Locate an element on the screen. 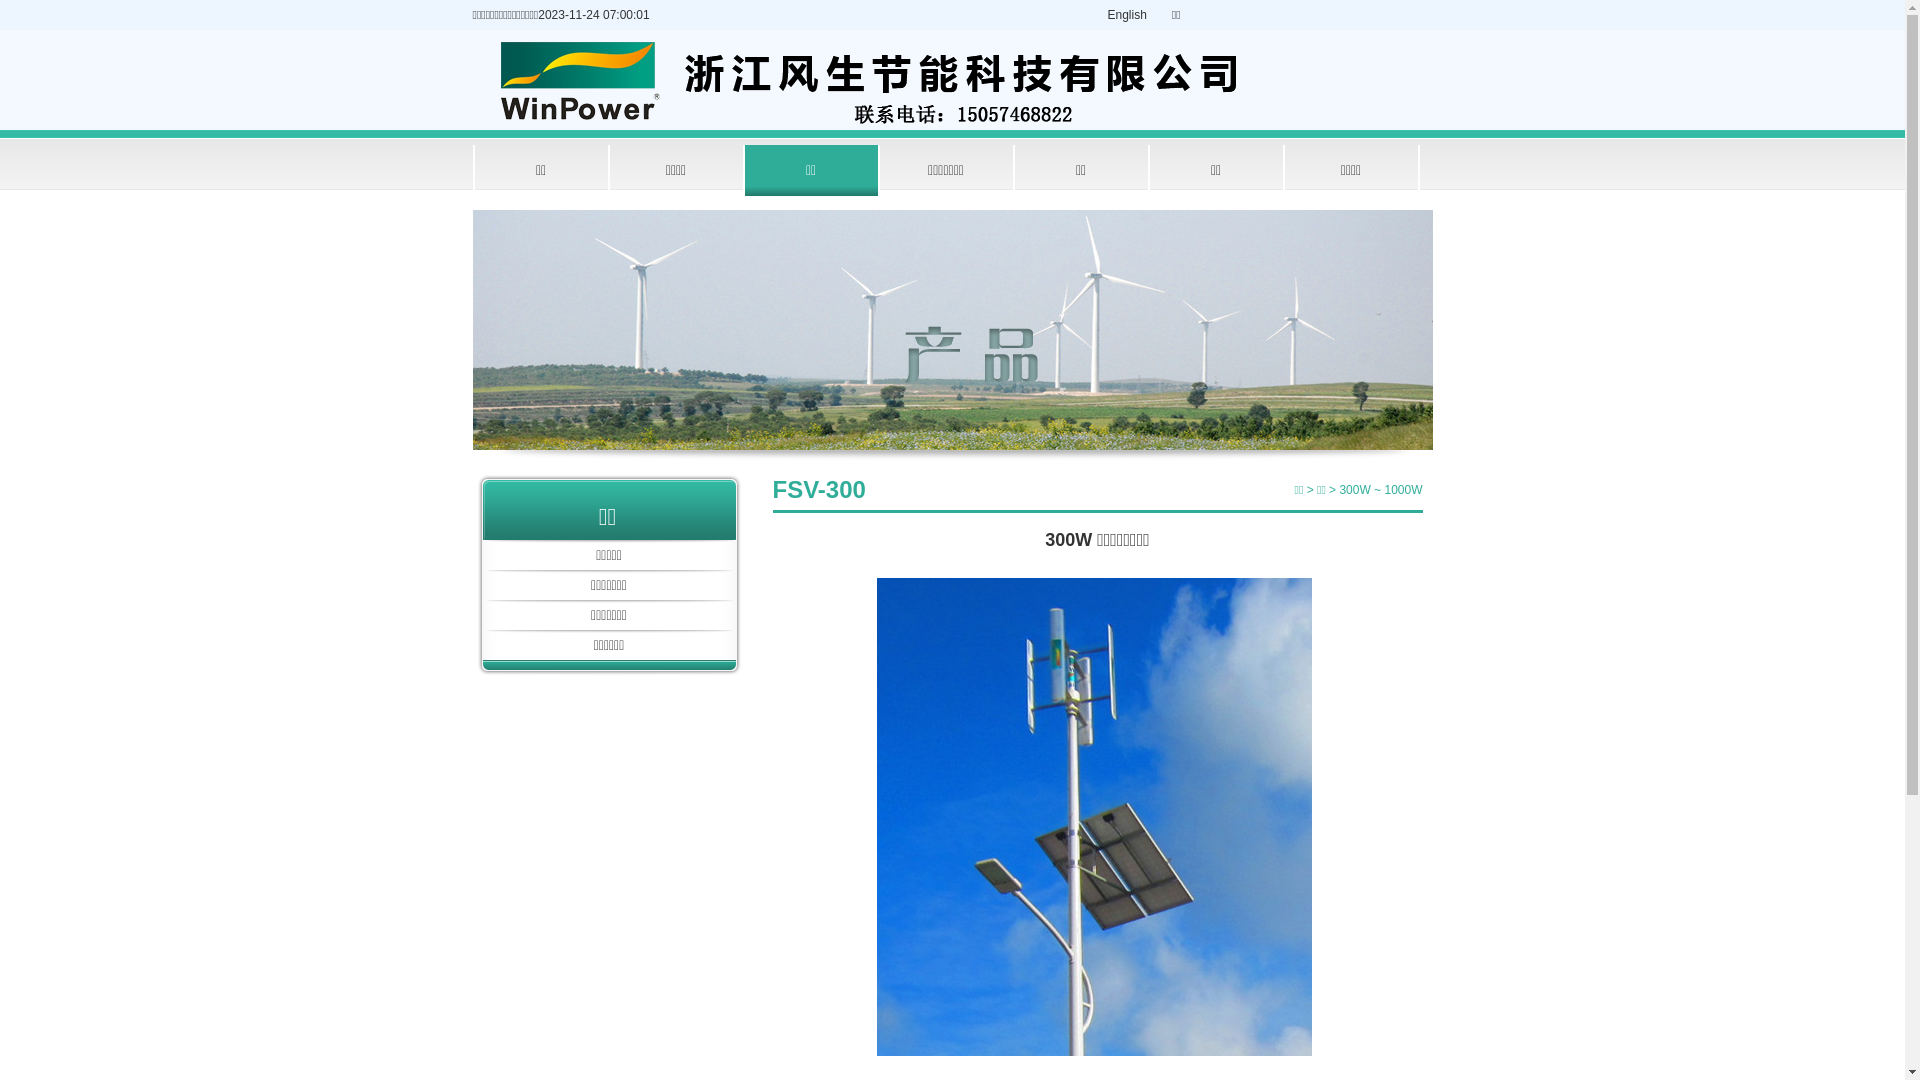 Image resolution: width=1920 pixels, height=1080 pixels. 'English' is located at coordinates (1127, 15).